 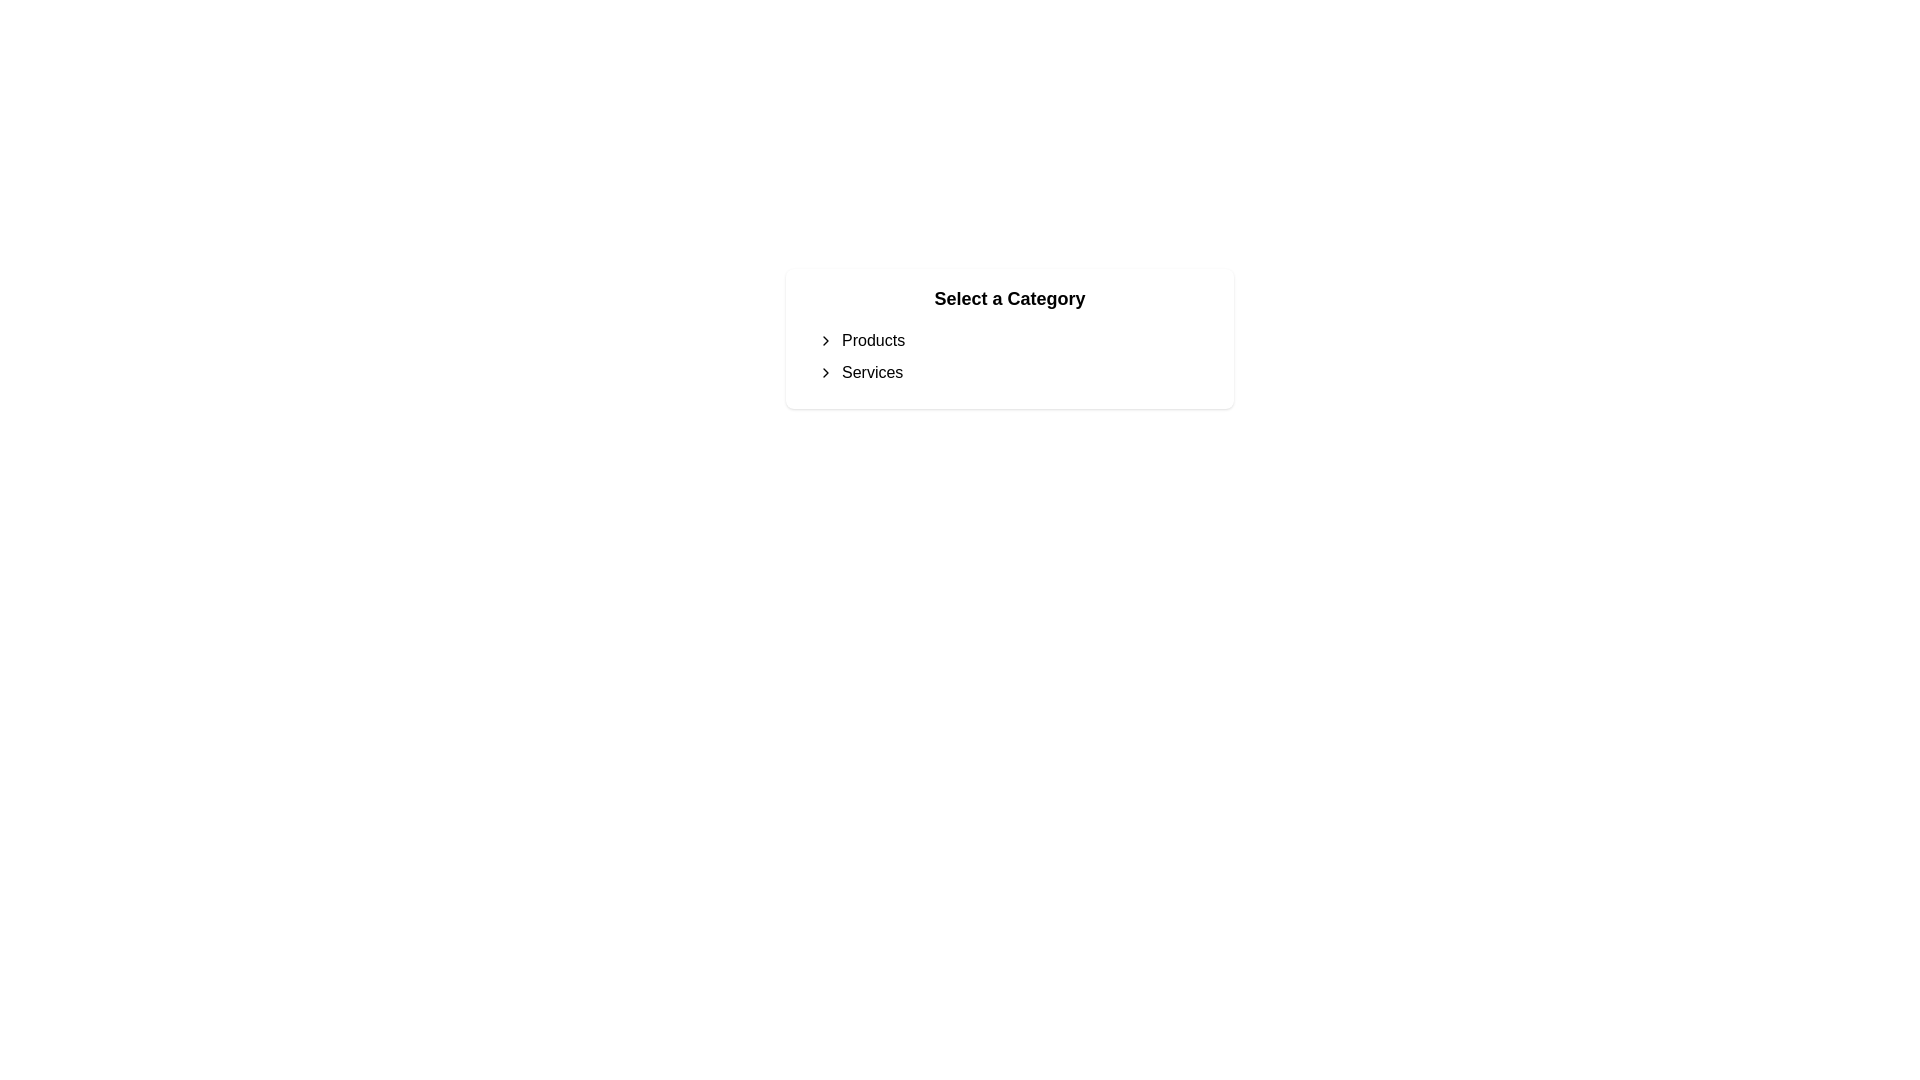 I want to click on the small right-pointing chevron icon located to the left of the 'Products' text in the vertical category selection interface, so click(x=825, y=339).